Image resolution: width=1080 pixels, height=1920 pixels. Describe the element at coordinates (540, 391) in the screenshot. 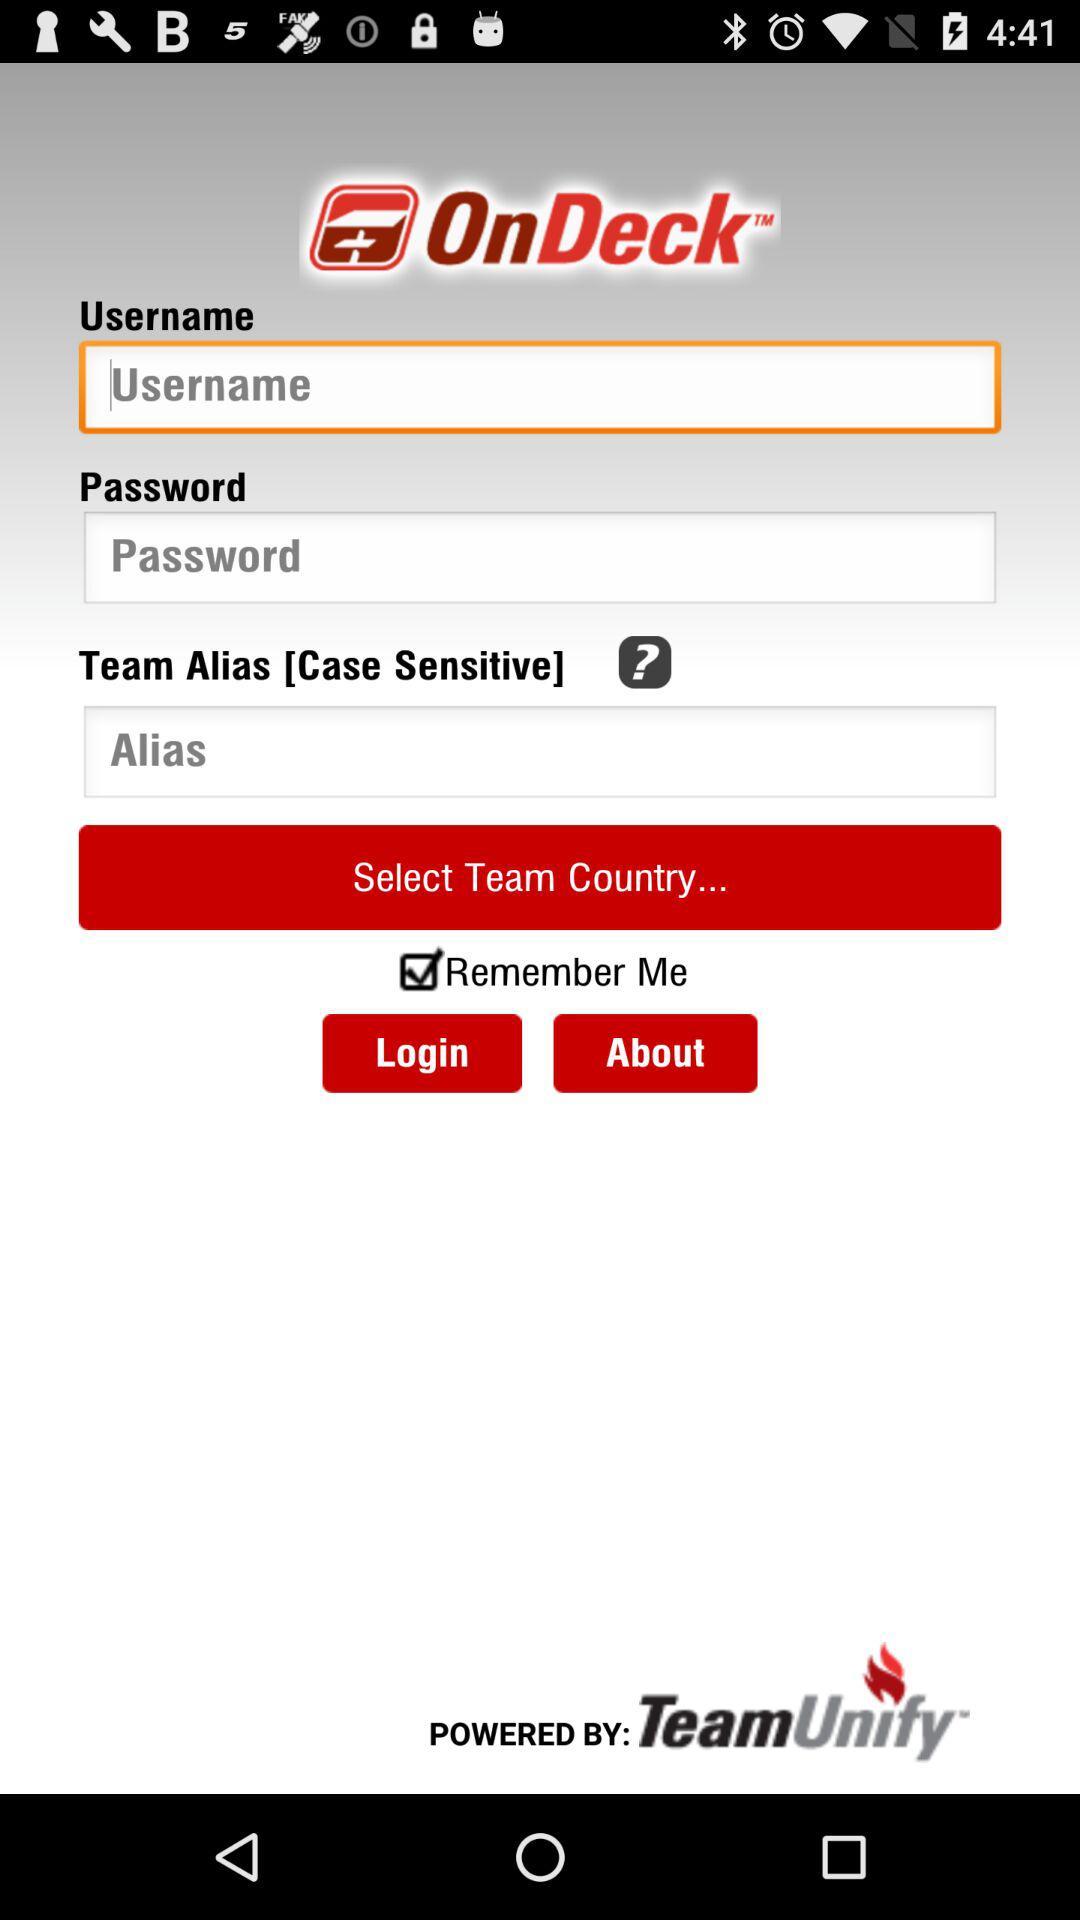

I see `username` at that location.